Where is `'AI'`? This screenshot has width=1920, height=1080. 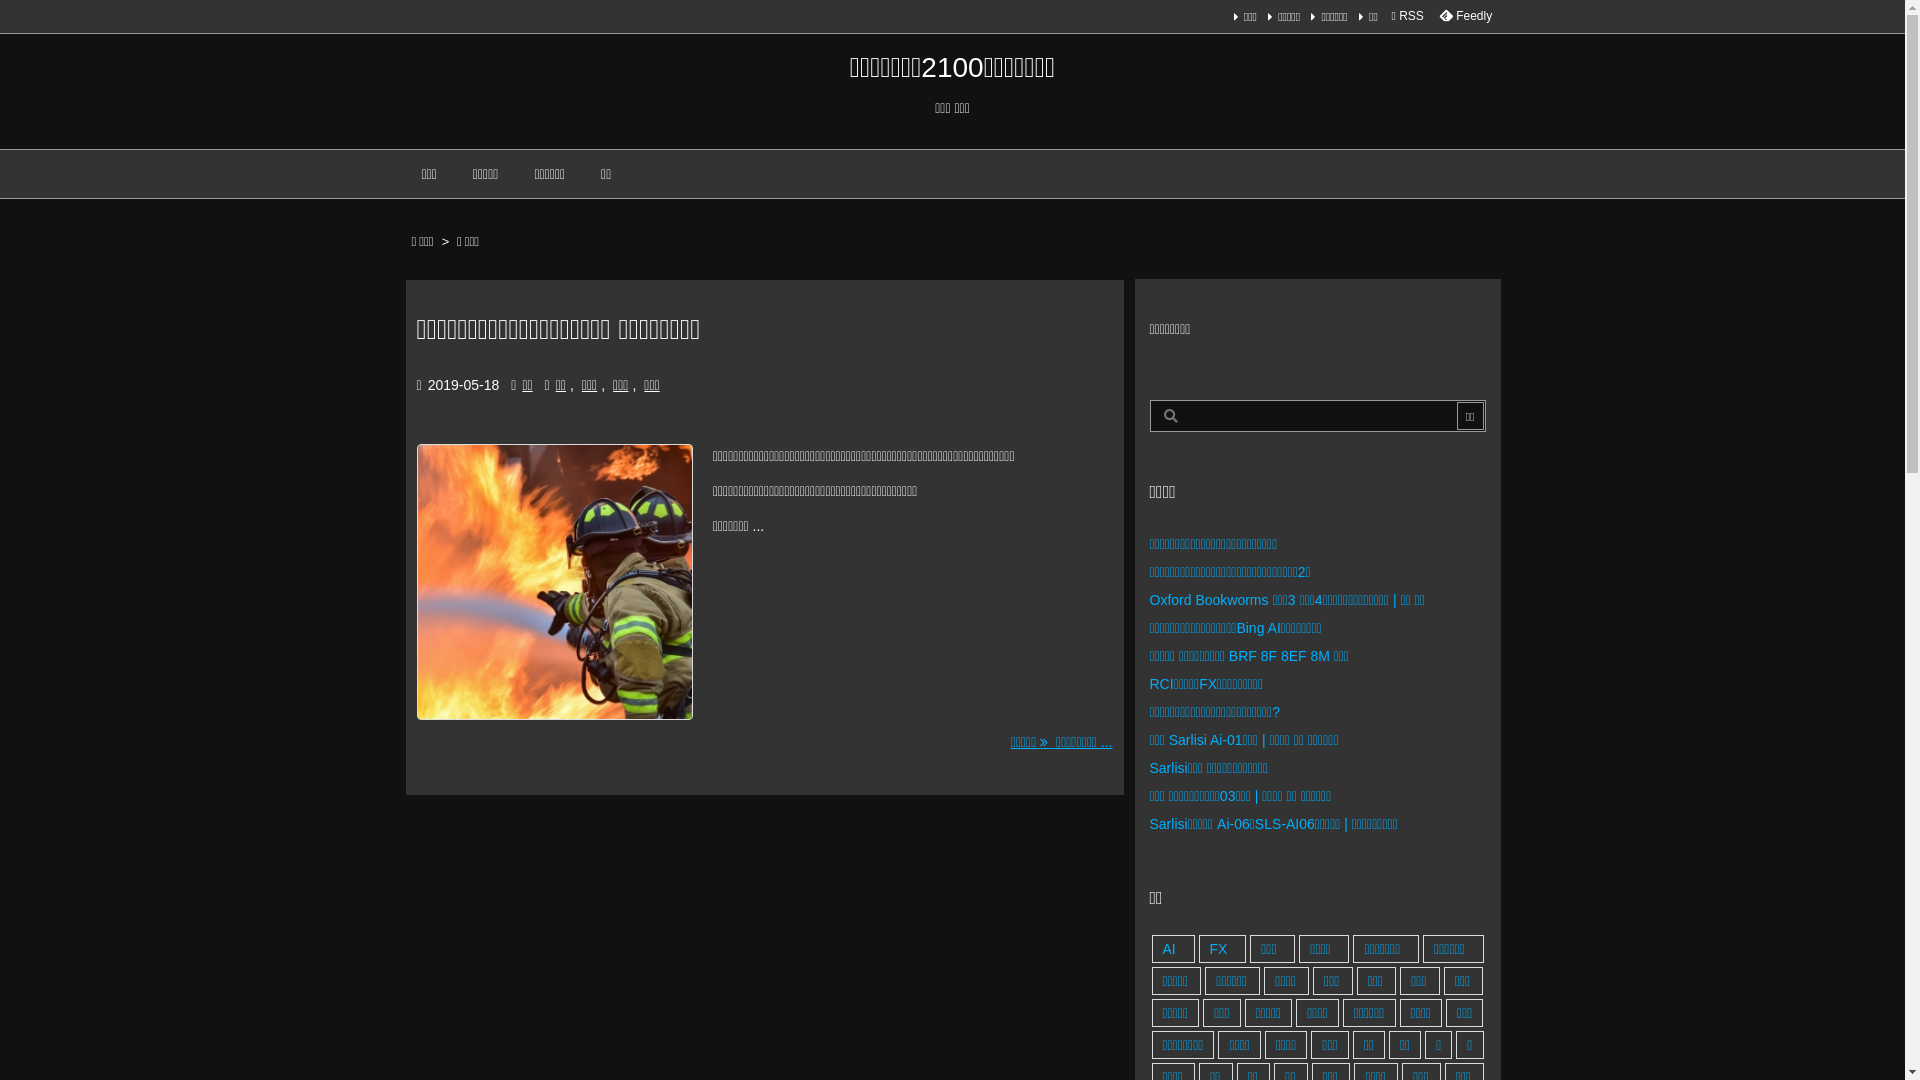 'AI' is located at coordinates (1173, 947).